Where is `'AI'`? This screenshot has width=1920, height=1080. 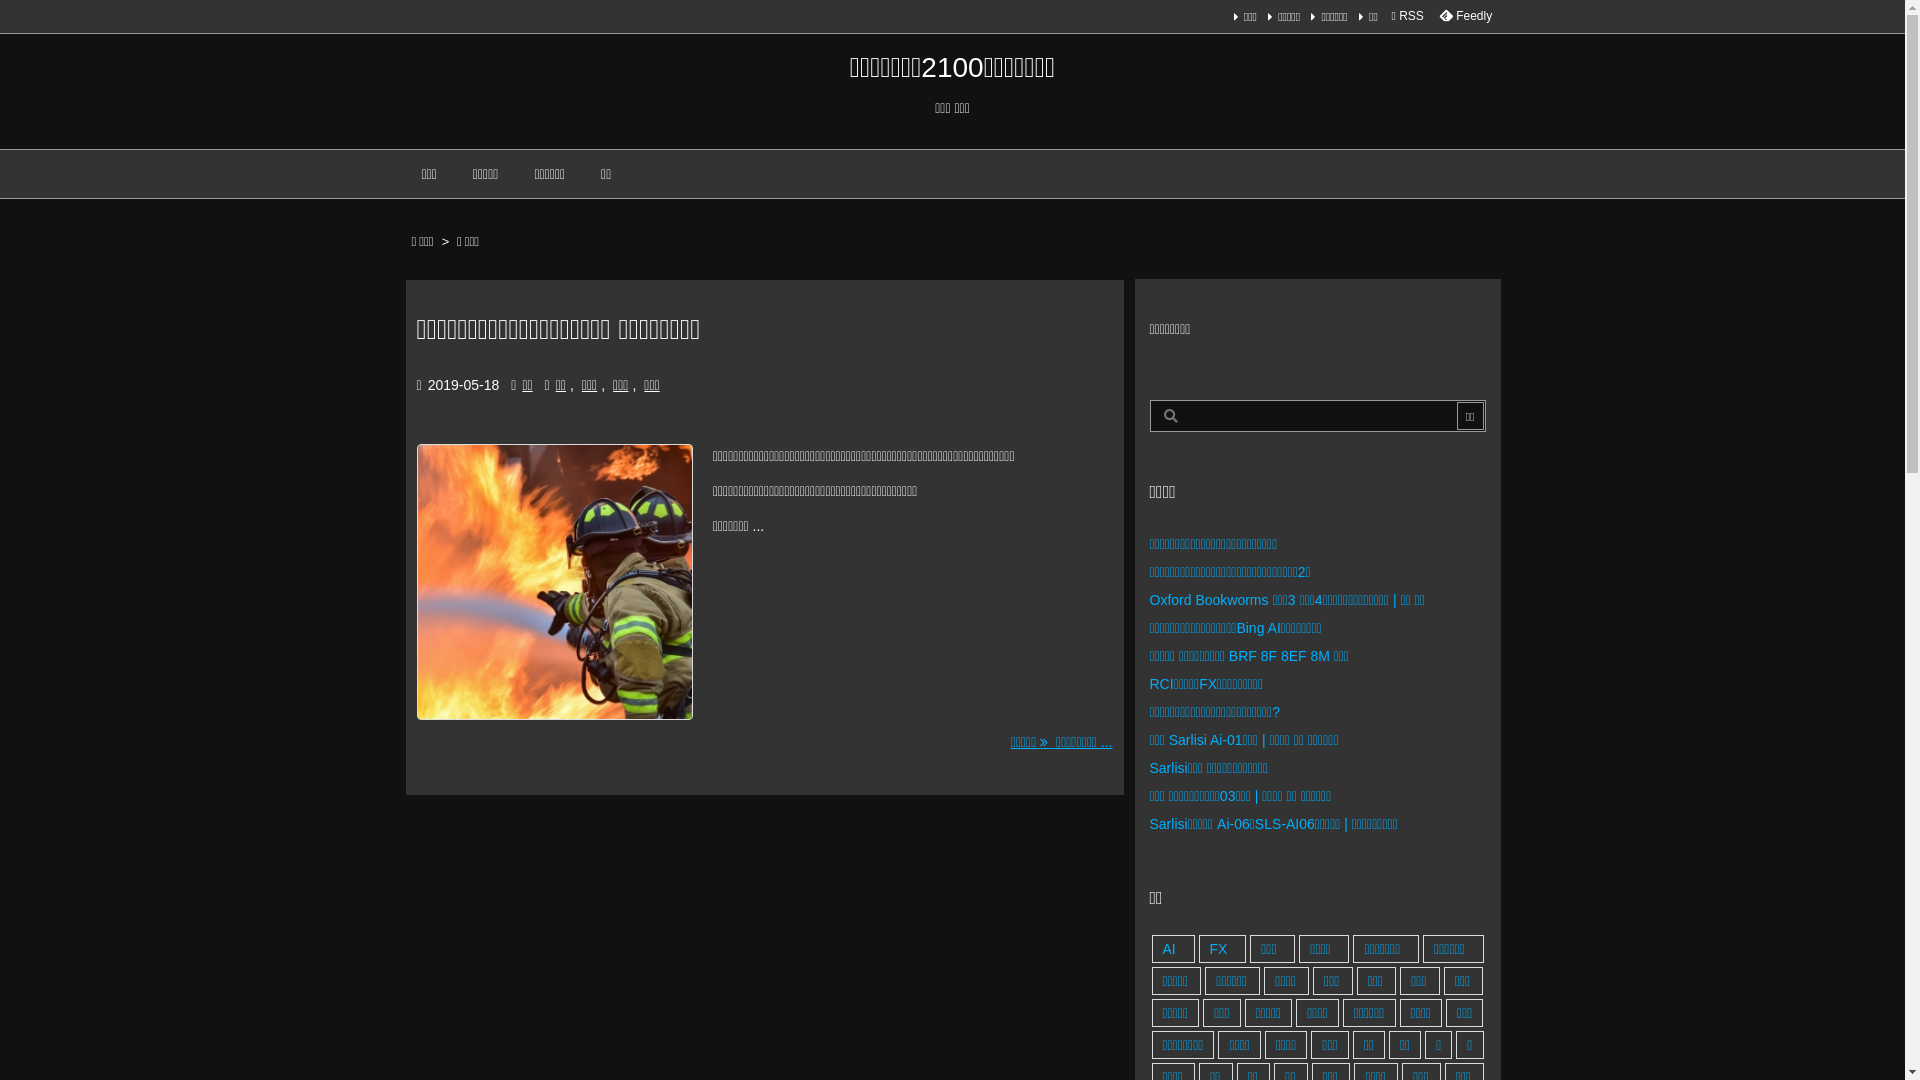 'AI' is located at coordinates (1173, 947).